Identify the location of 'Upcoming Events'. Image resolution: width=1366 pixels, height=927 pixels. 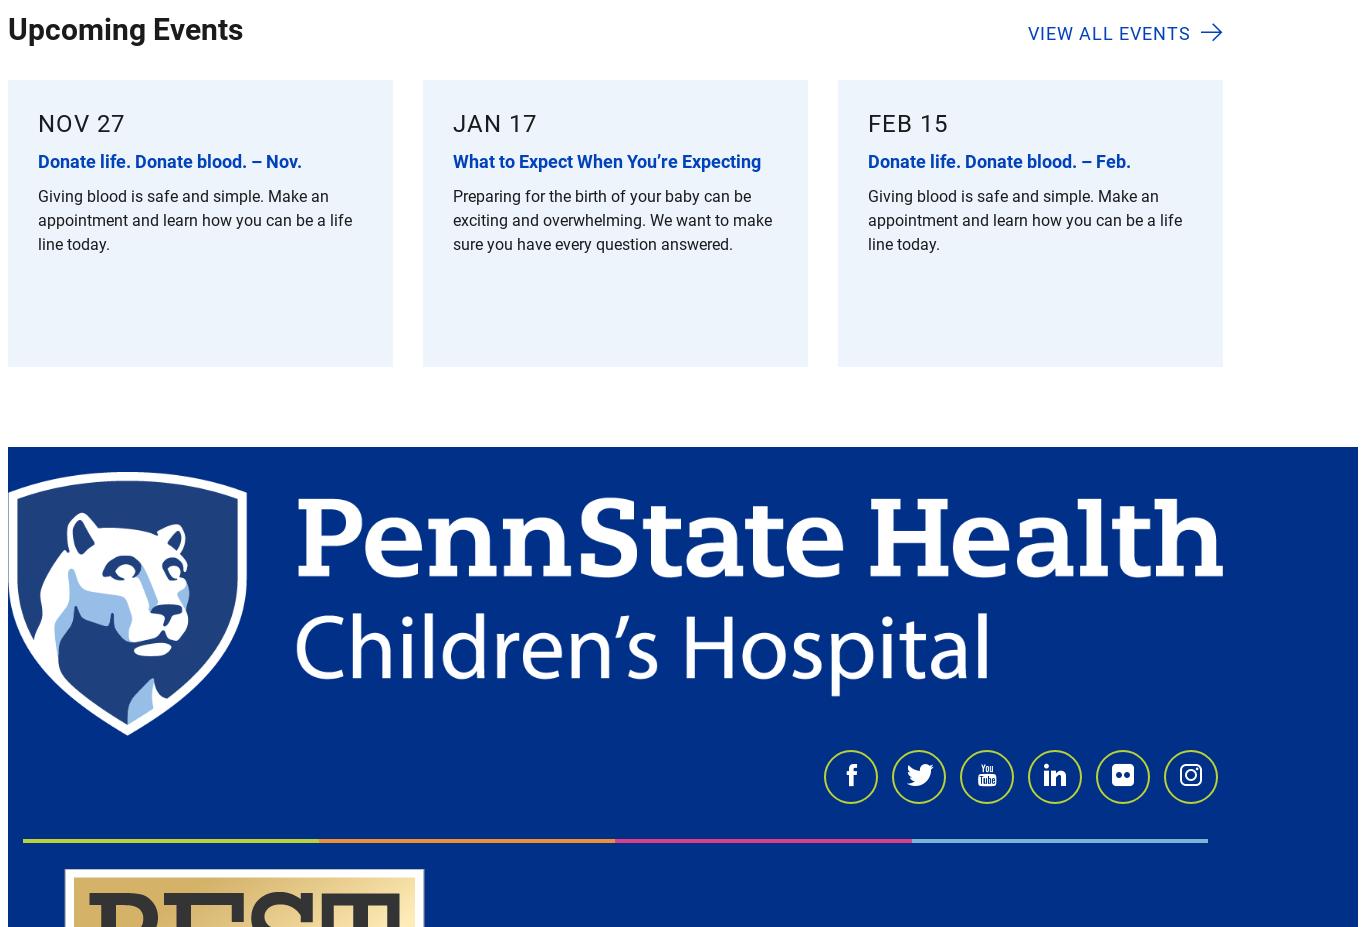
(124, 28).